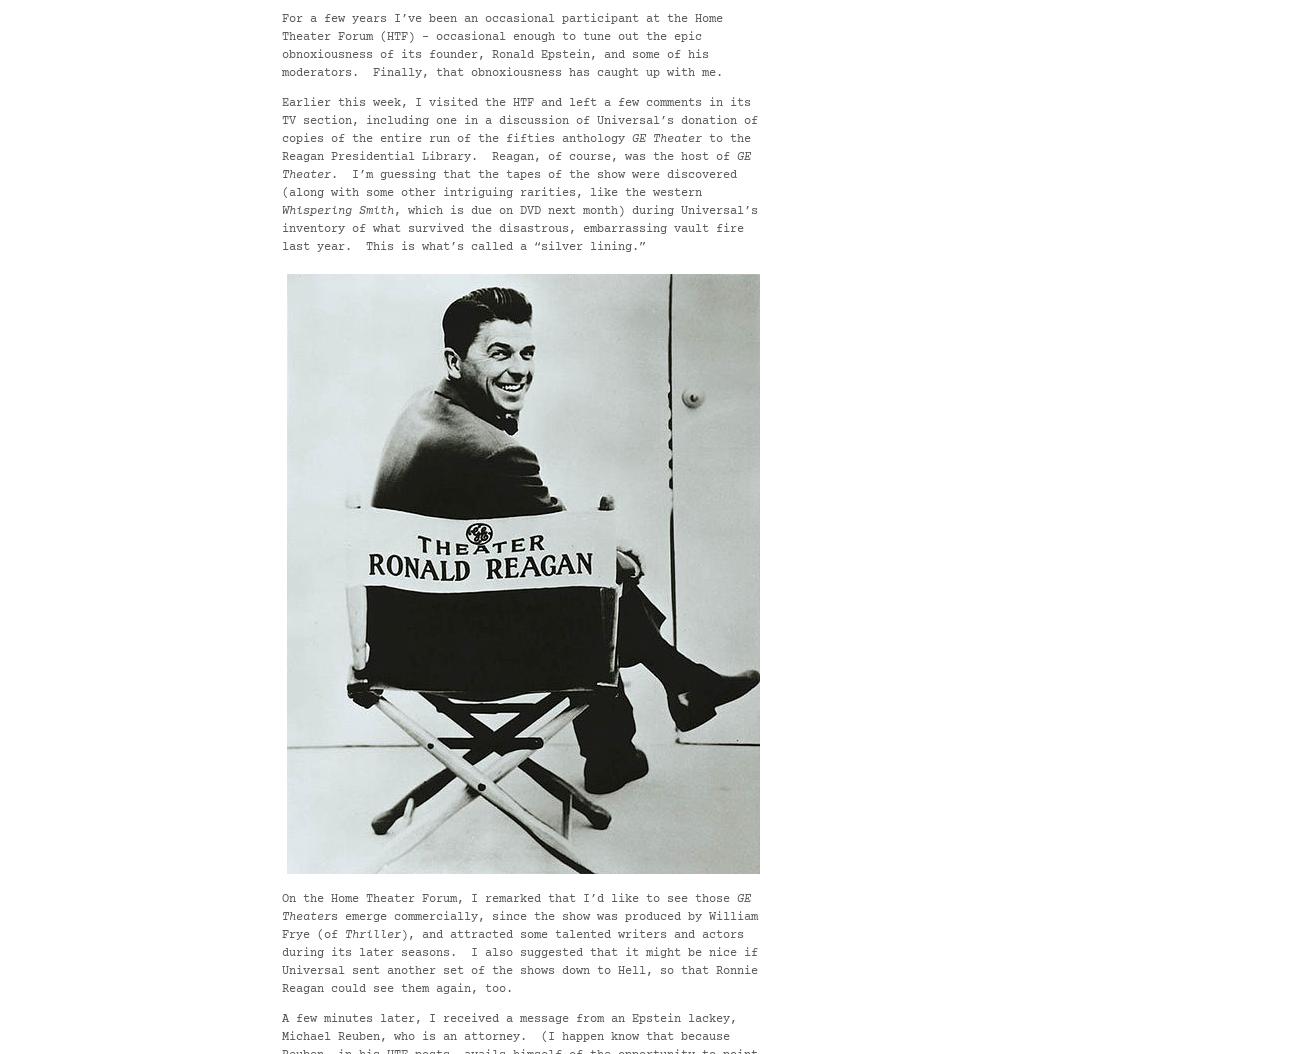 Image resolution: width=1300 pixels, height=1054 pixels. Describe the element at coordinates (281, 229) in the screenshot. I see `', which is due on DVD next month) during Universal’s inventory of what survived the disastrous, embarrassing vault fire last year.  This is what’s called a “silver lining.”'` at that location.